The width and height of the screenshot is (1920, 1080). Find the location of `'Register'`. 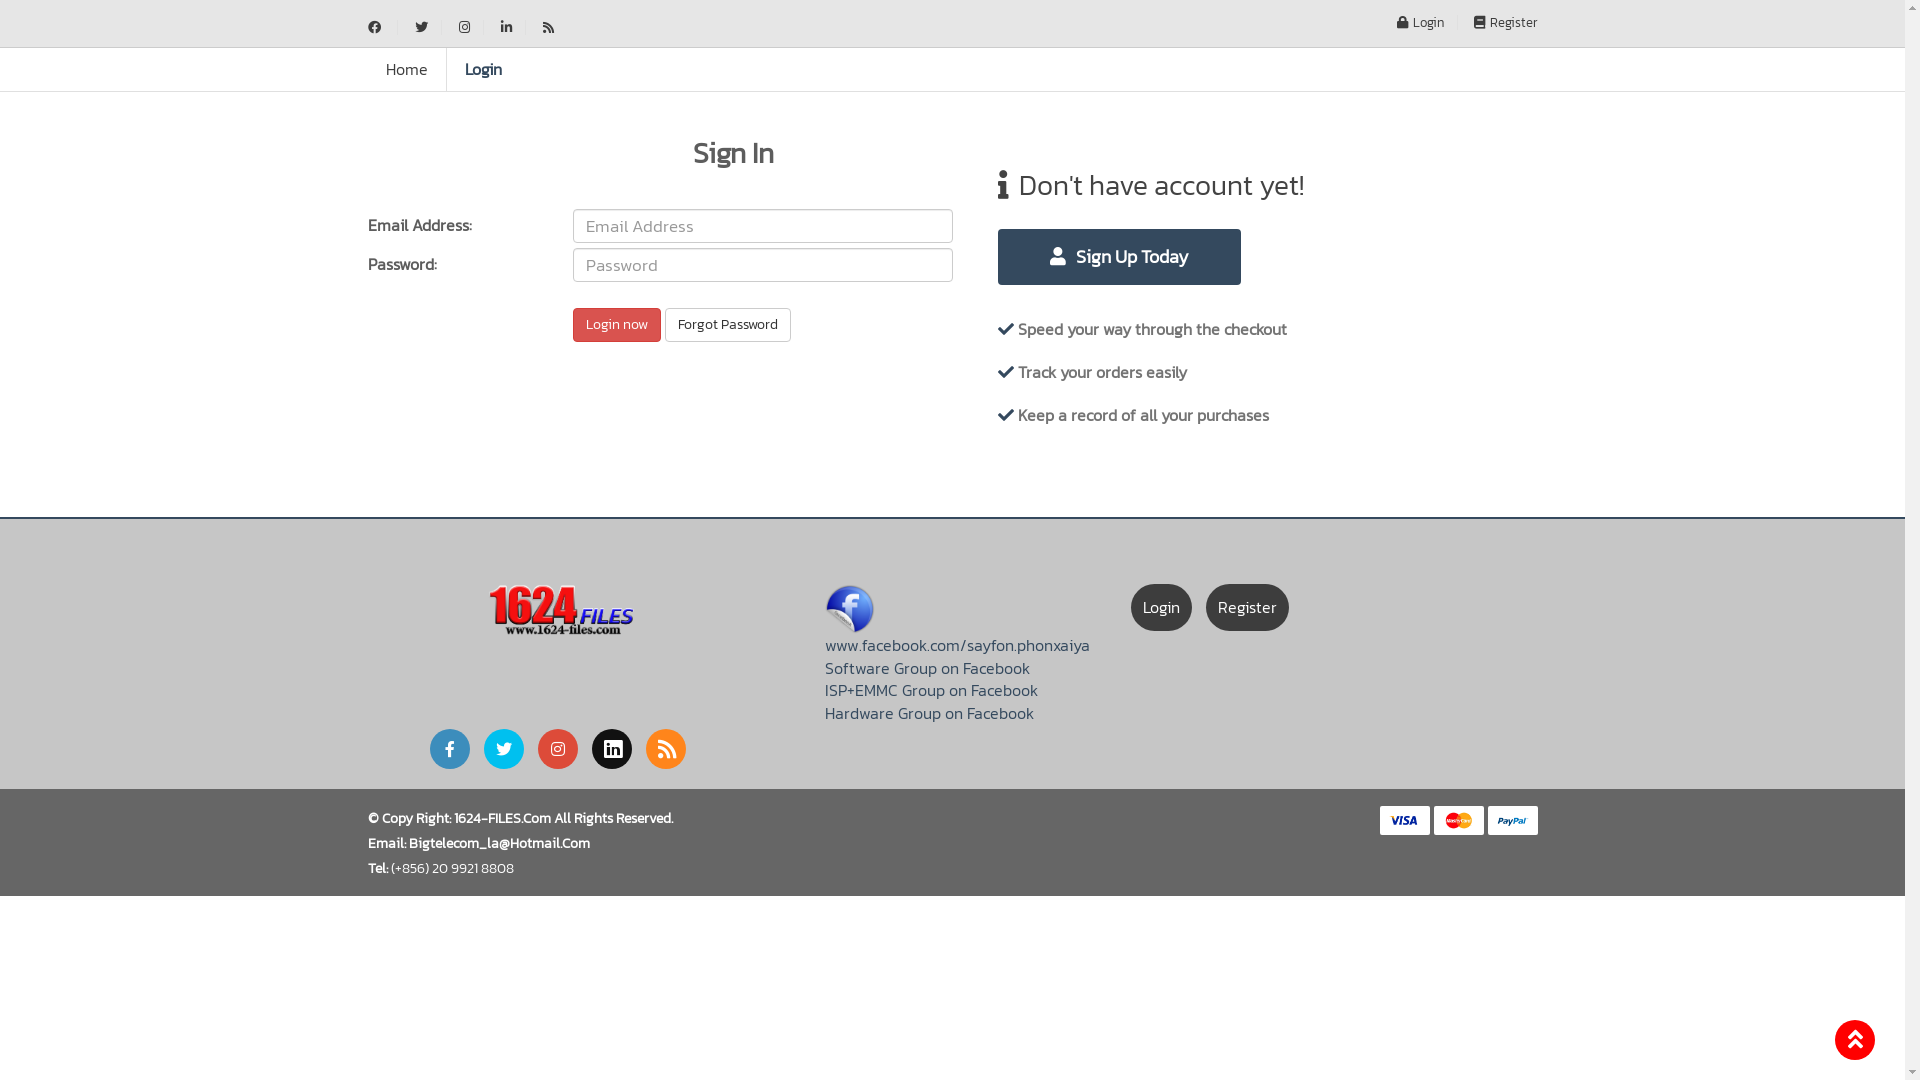

'Register' is located at coordinates (1462, 22).